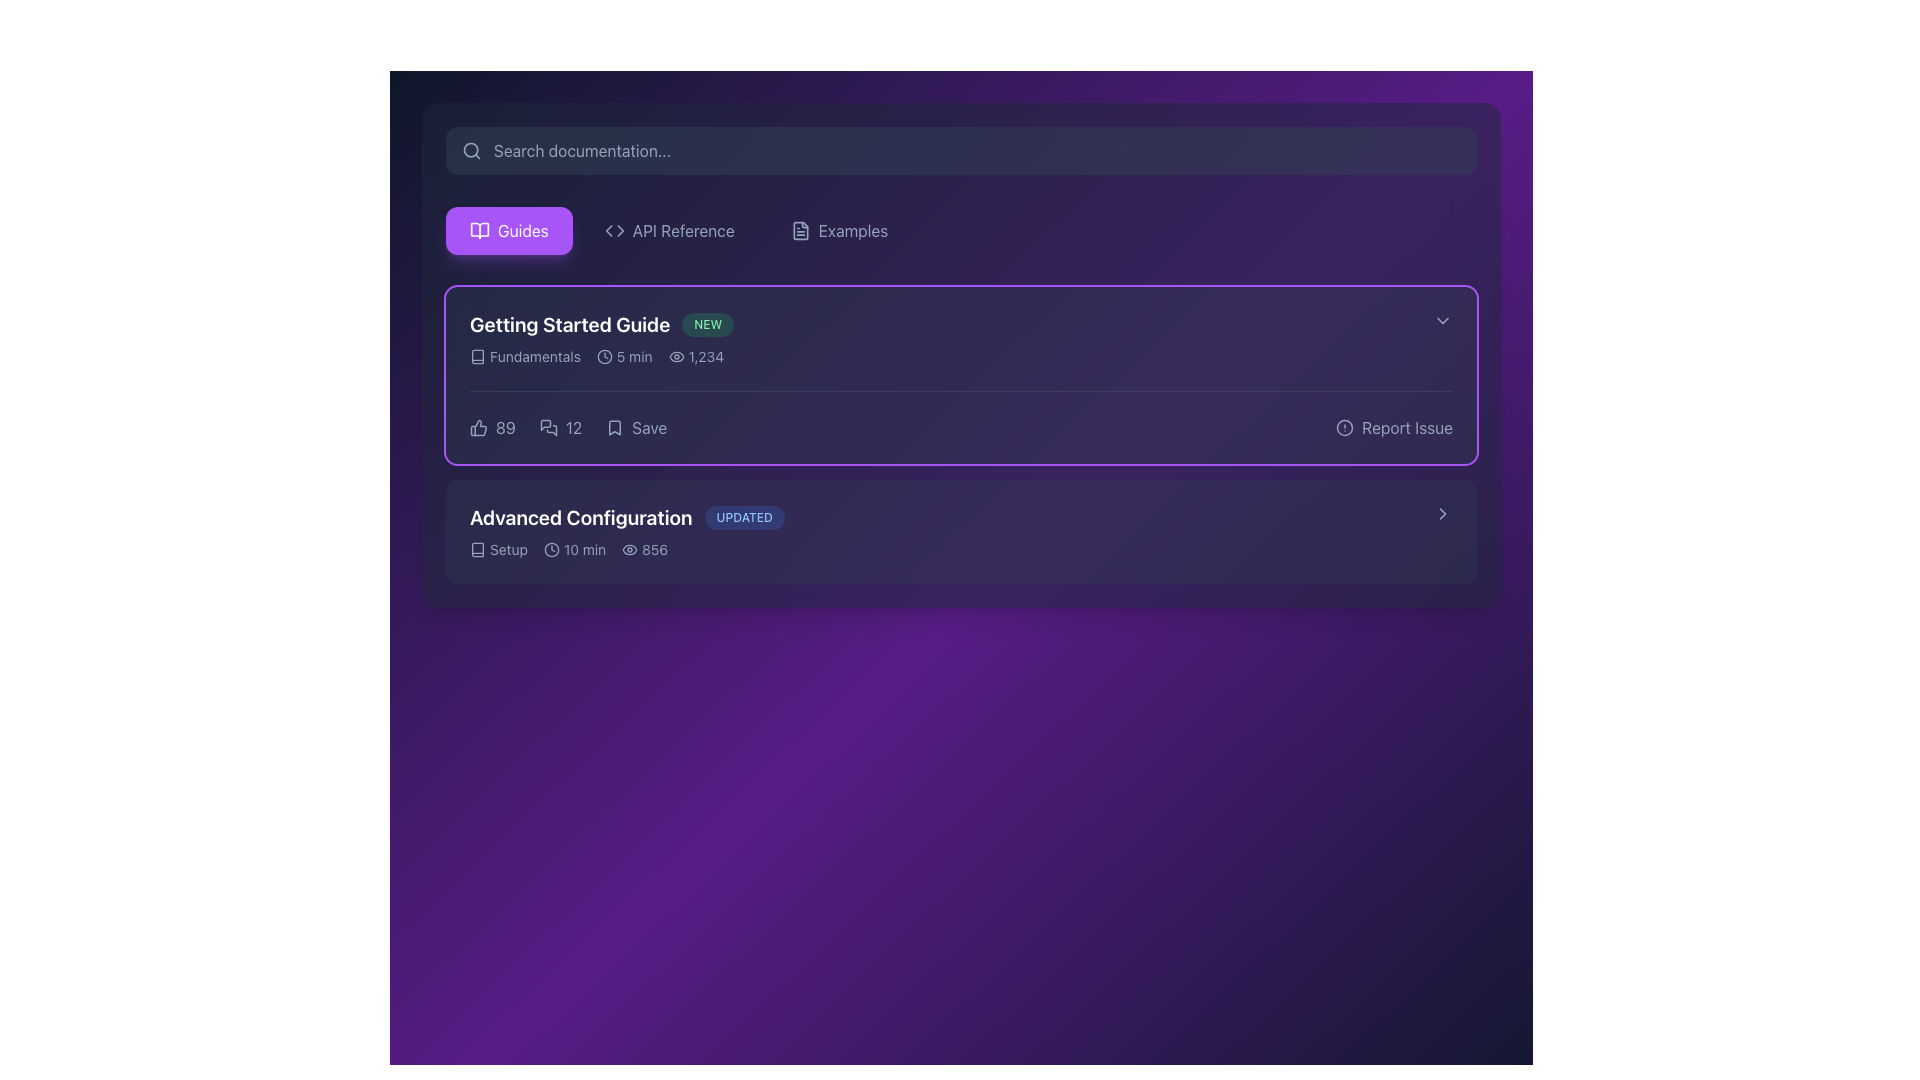  I want to click on the small book icon located next to the text 'Fundamentals' under the 'Getting Started Guide' section, so click(477, 356).